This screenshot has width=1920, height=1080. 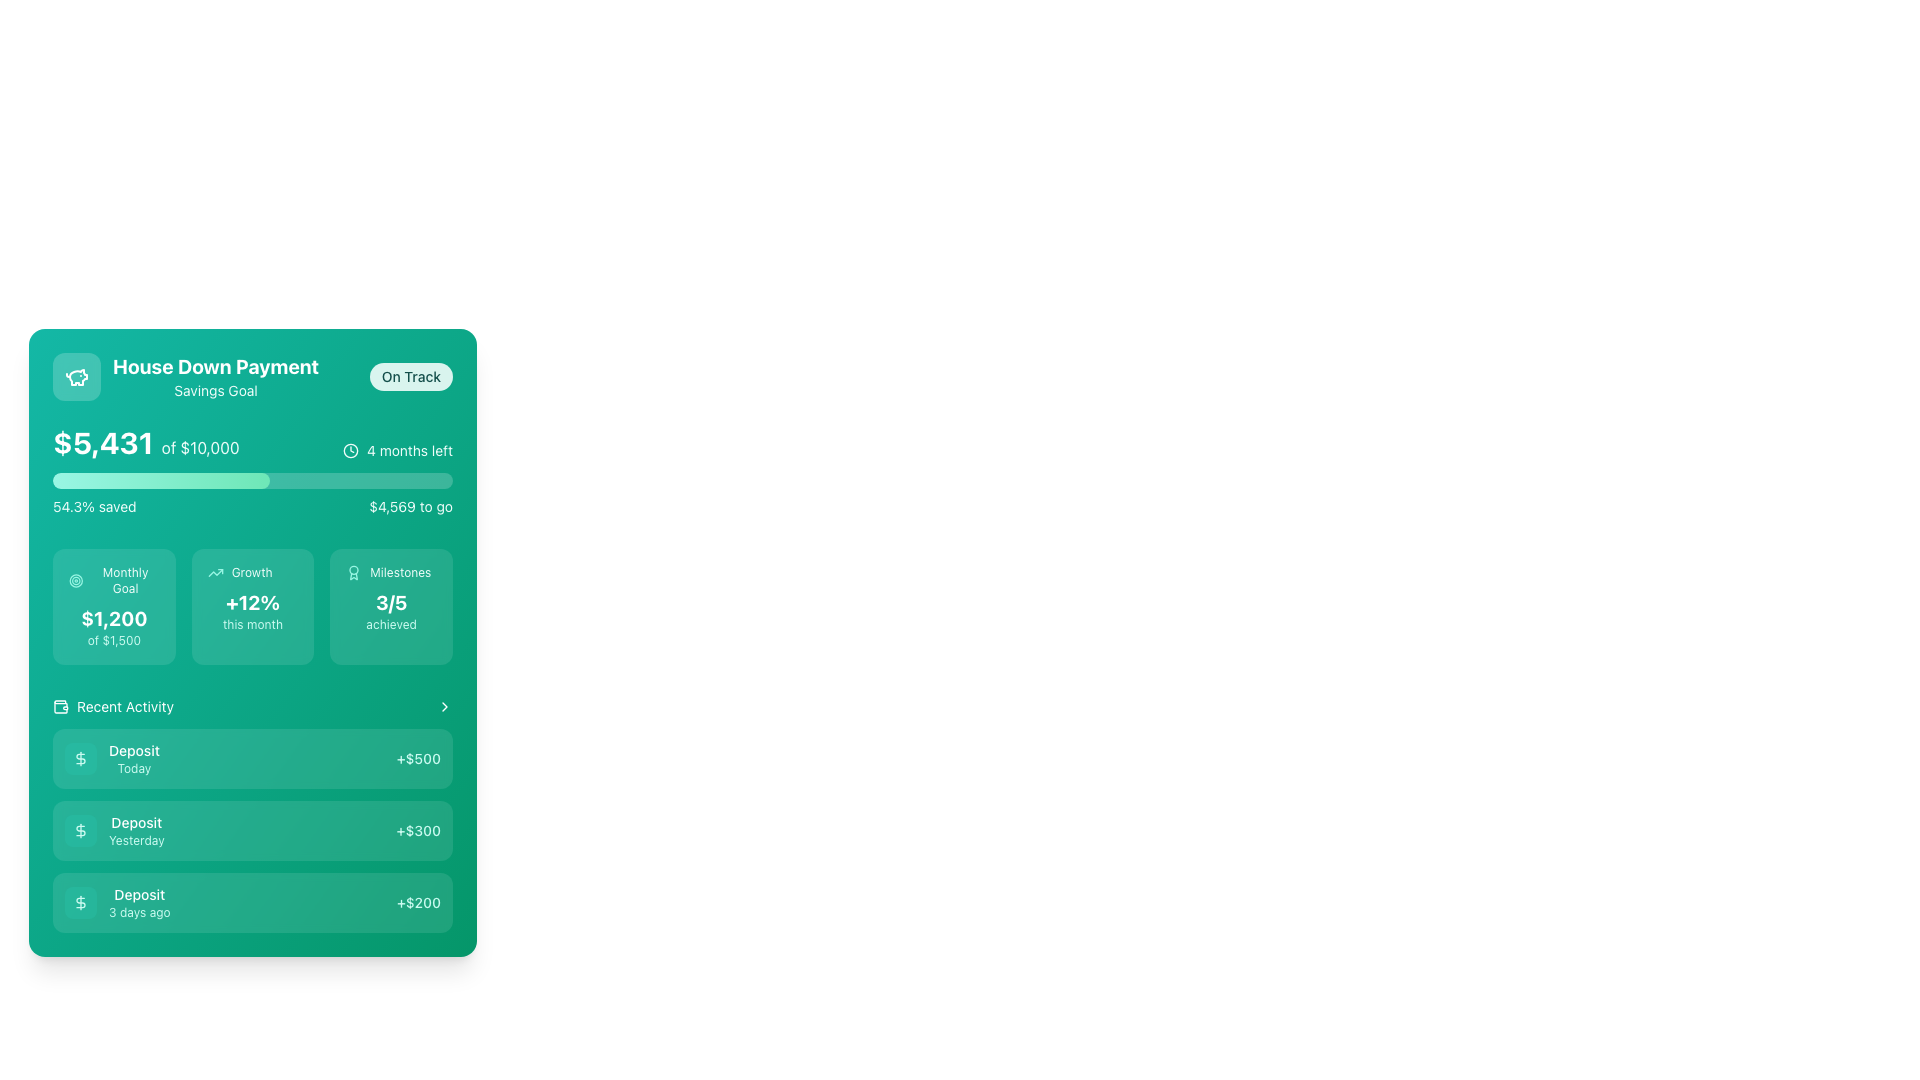 What do you see at coordinates (444, 705) in the screenshot?
I see `the right-pointing chevron icon styled in a minimalist design, located against a green background in the 'Recent Activity' section` at bounding box center [444, 705].